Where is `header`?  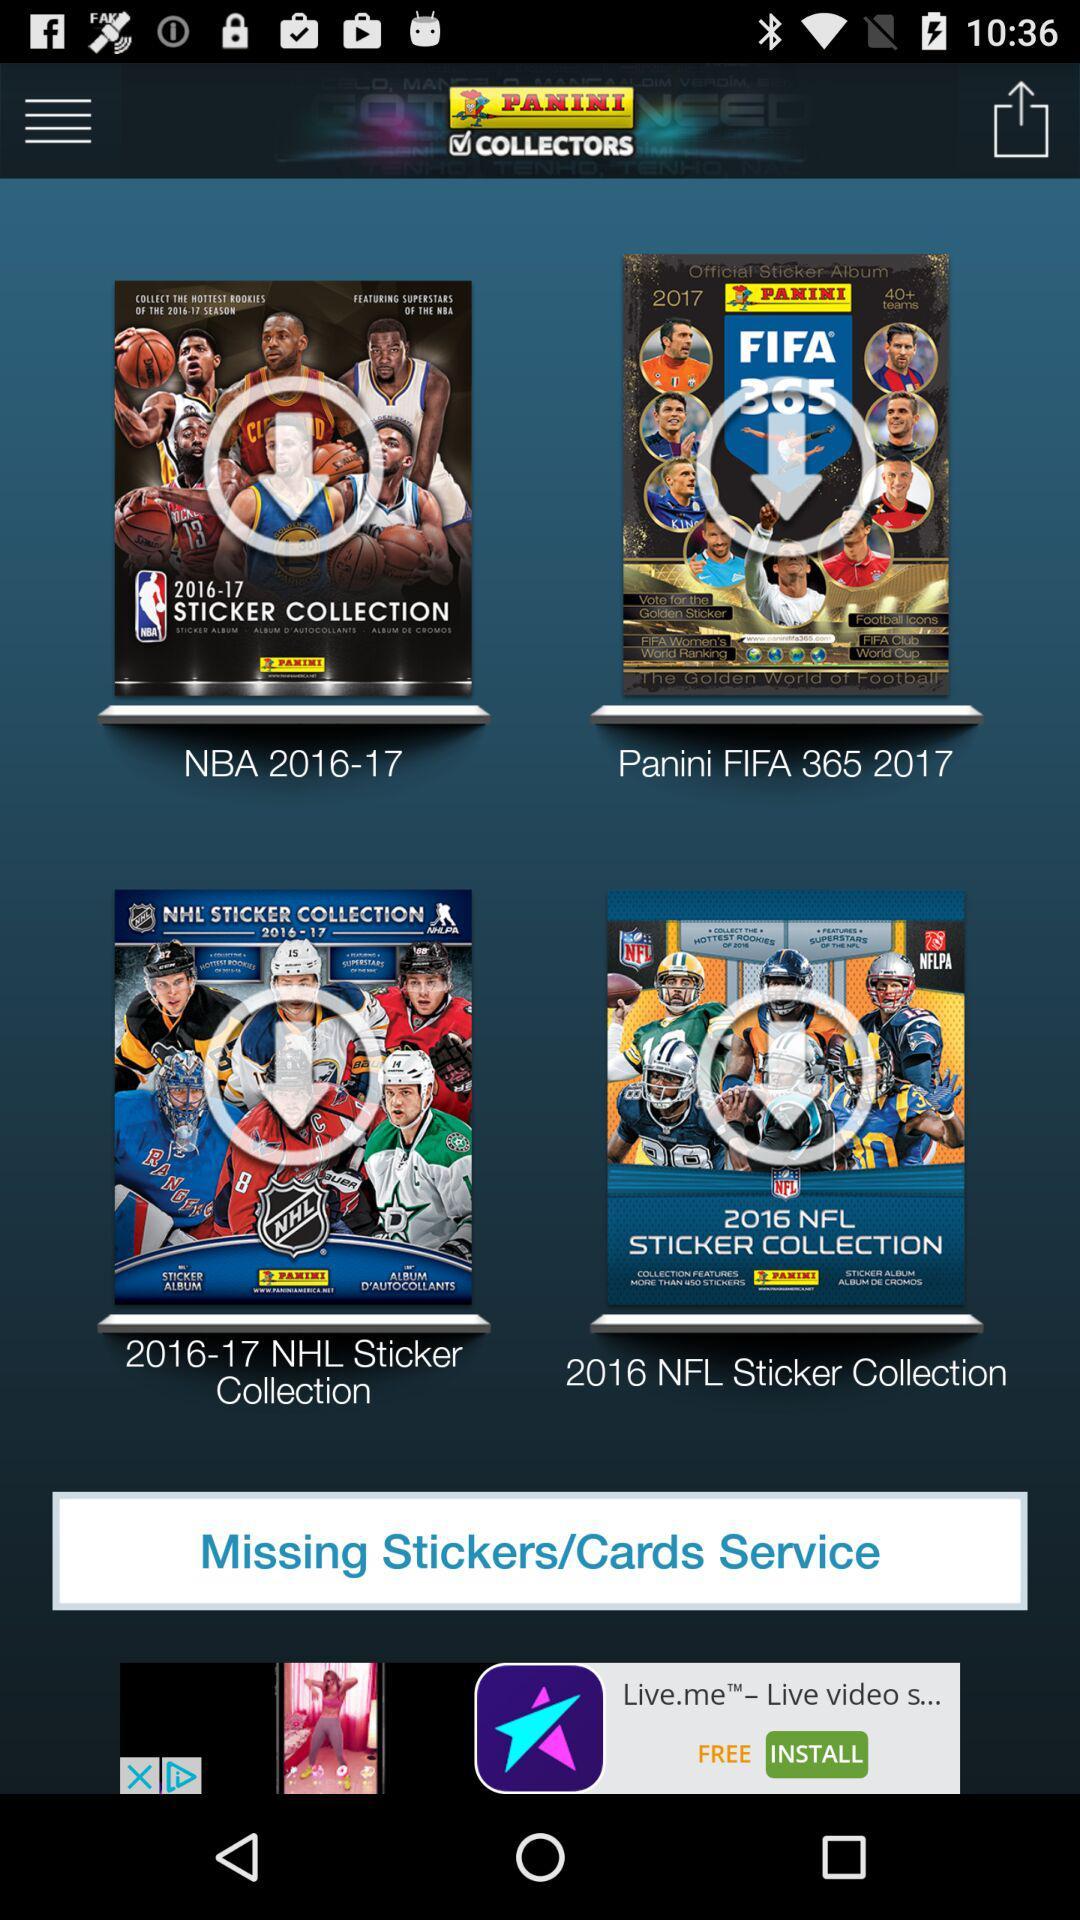
header is located at coordinates (540, 119).